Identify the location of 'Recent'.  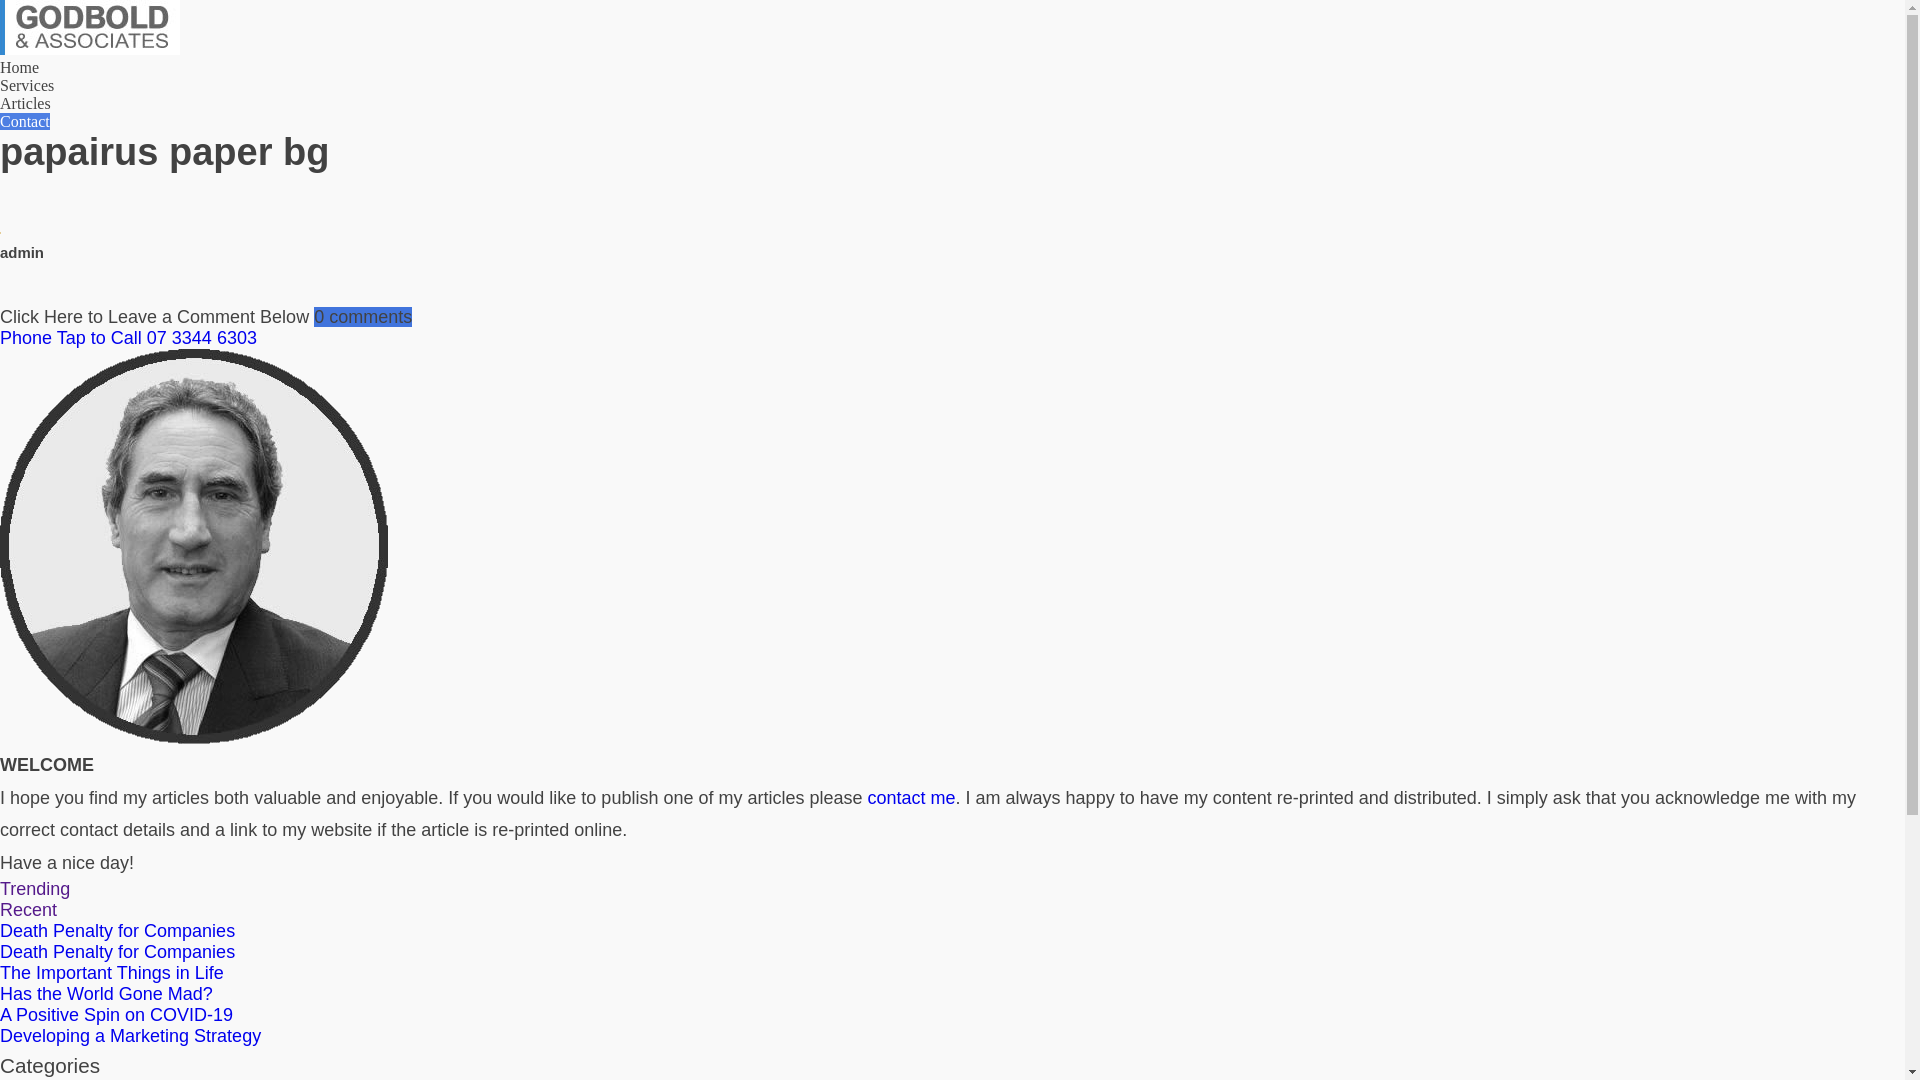
(28, 910).